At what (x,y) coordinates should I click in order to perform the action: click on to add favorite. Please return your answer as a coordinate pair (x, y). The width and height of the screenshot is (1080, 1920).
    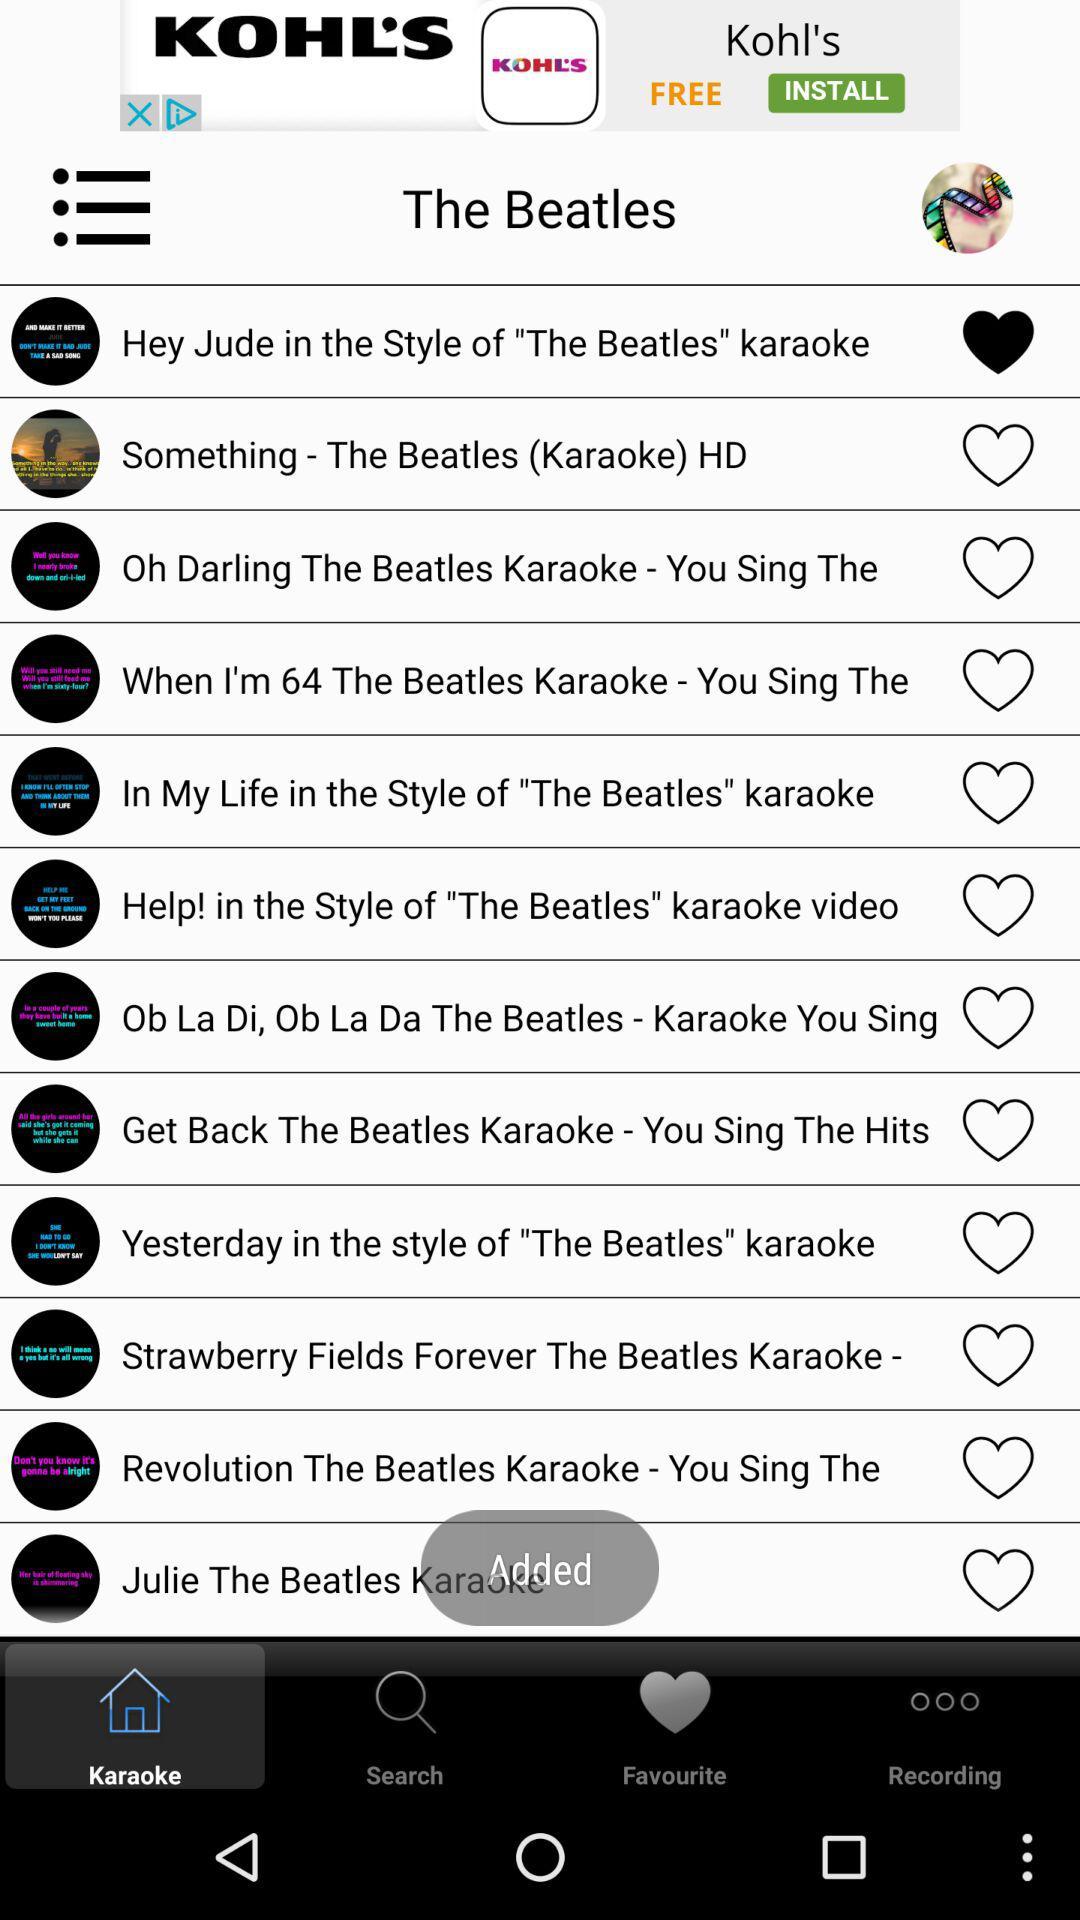
    Looking at the image, I should click on (998, 452).